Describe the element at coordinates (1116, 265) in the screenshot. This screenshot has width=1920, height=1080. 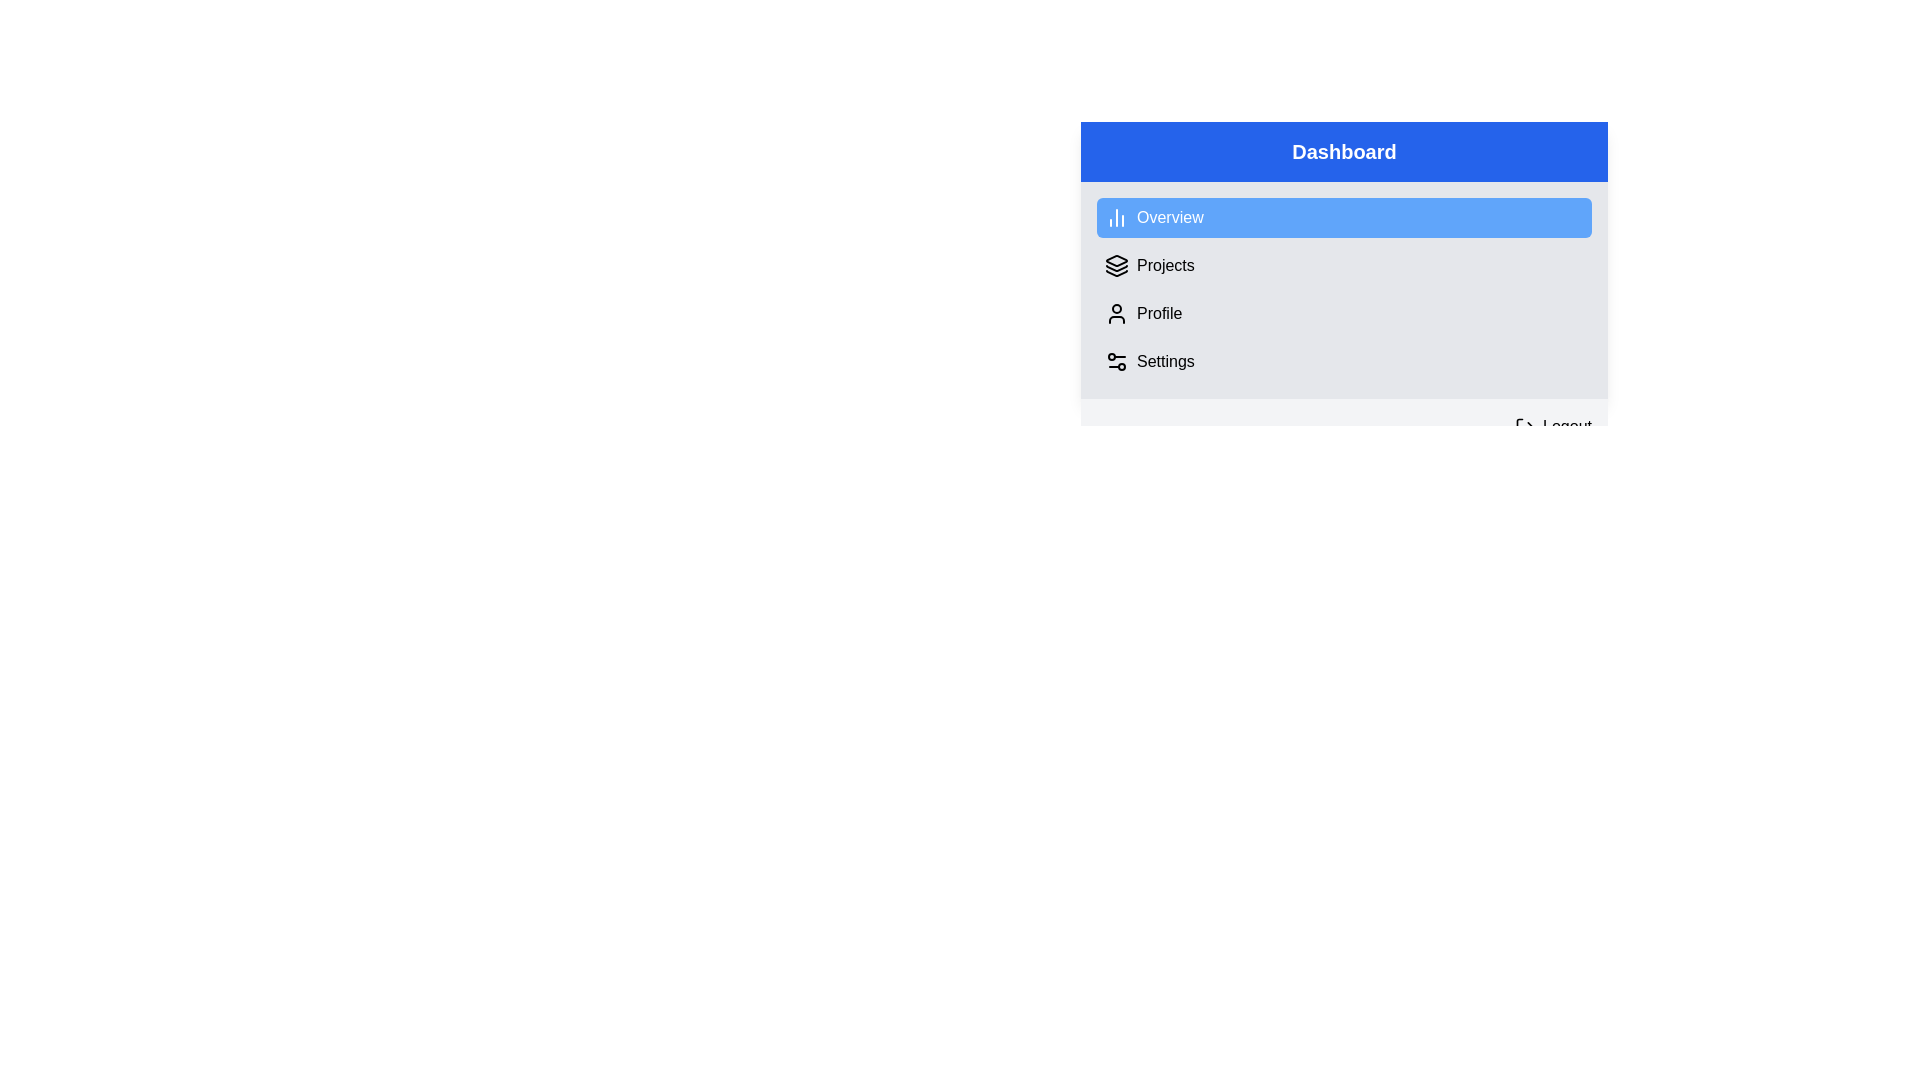
I see `the small icon resembling stacked layers, located to the left of the 'Projects' text in the sidebar menu of the 'Dashboard'` at that location.